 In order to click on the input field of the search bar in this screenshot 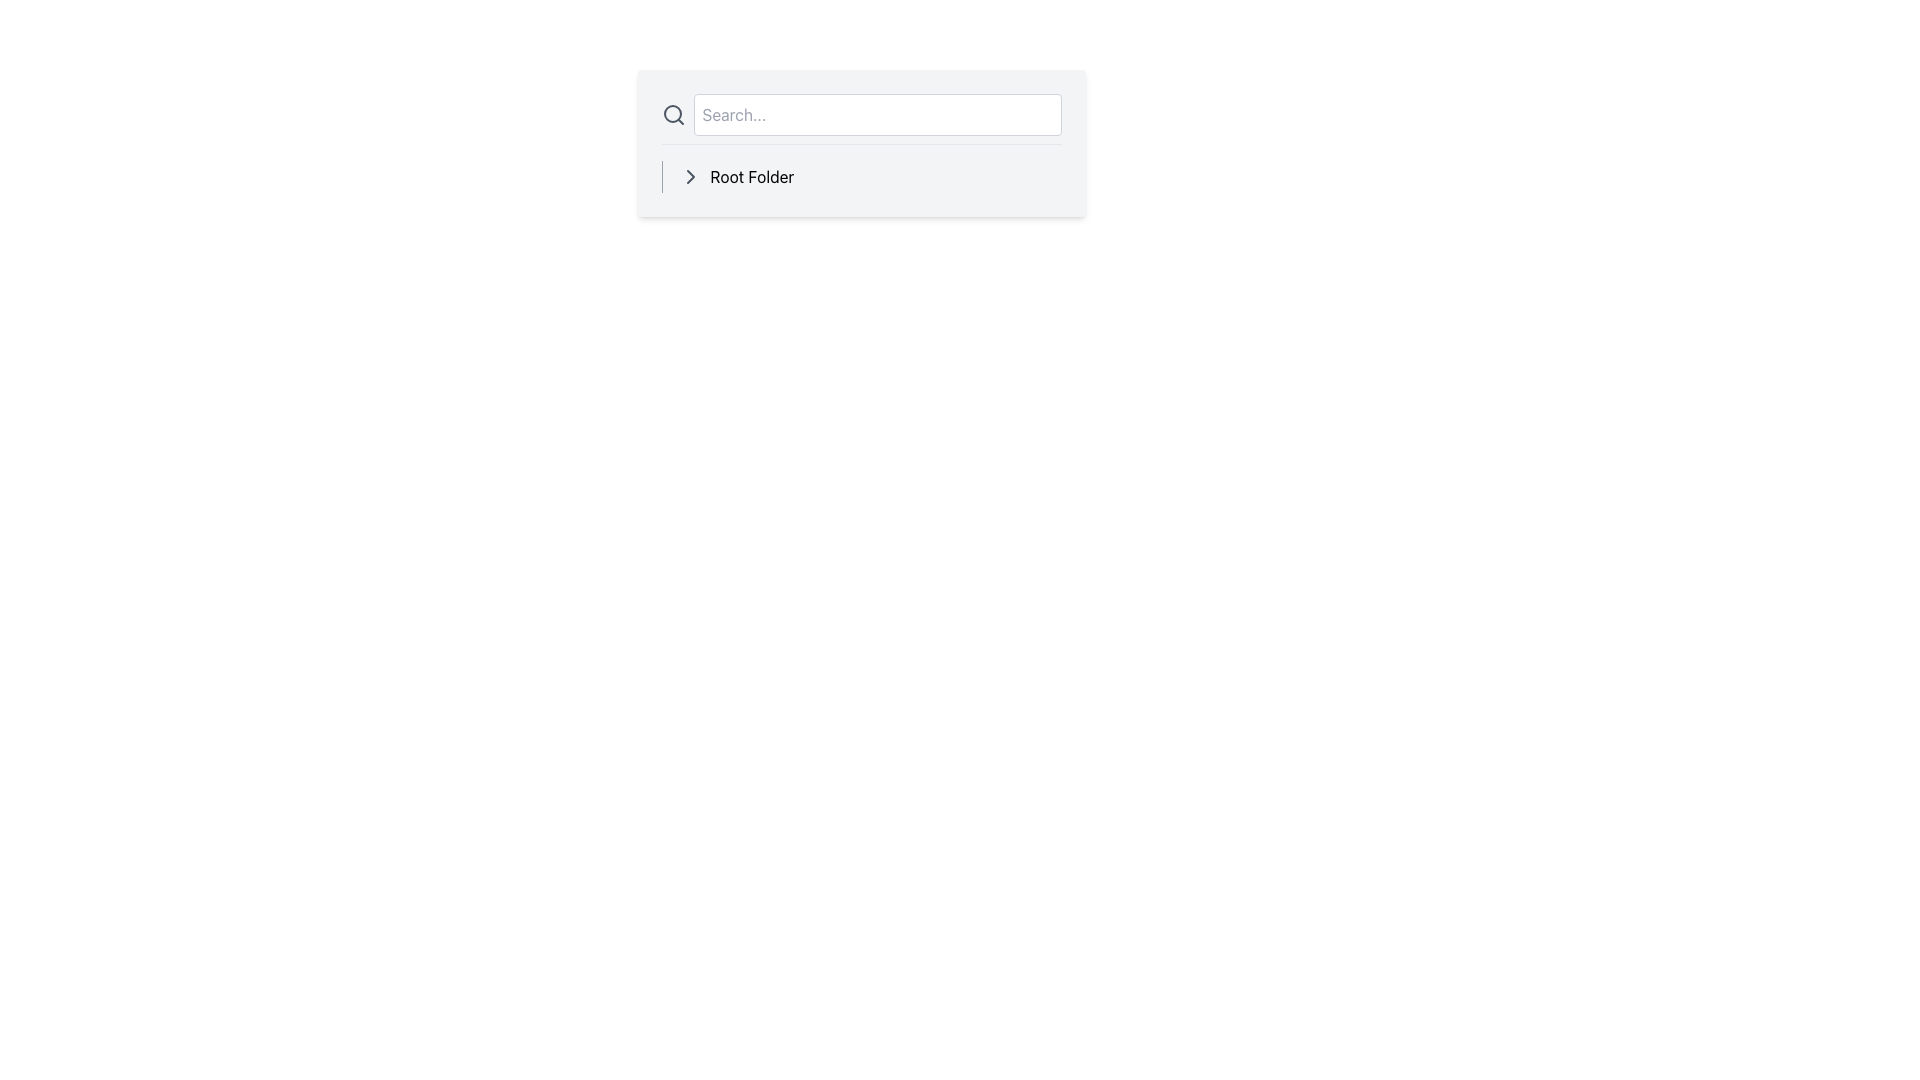, I will do `click(861, 119)`.